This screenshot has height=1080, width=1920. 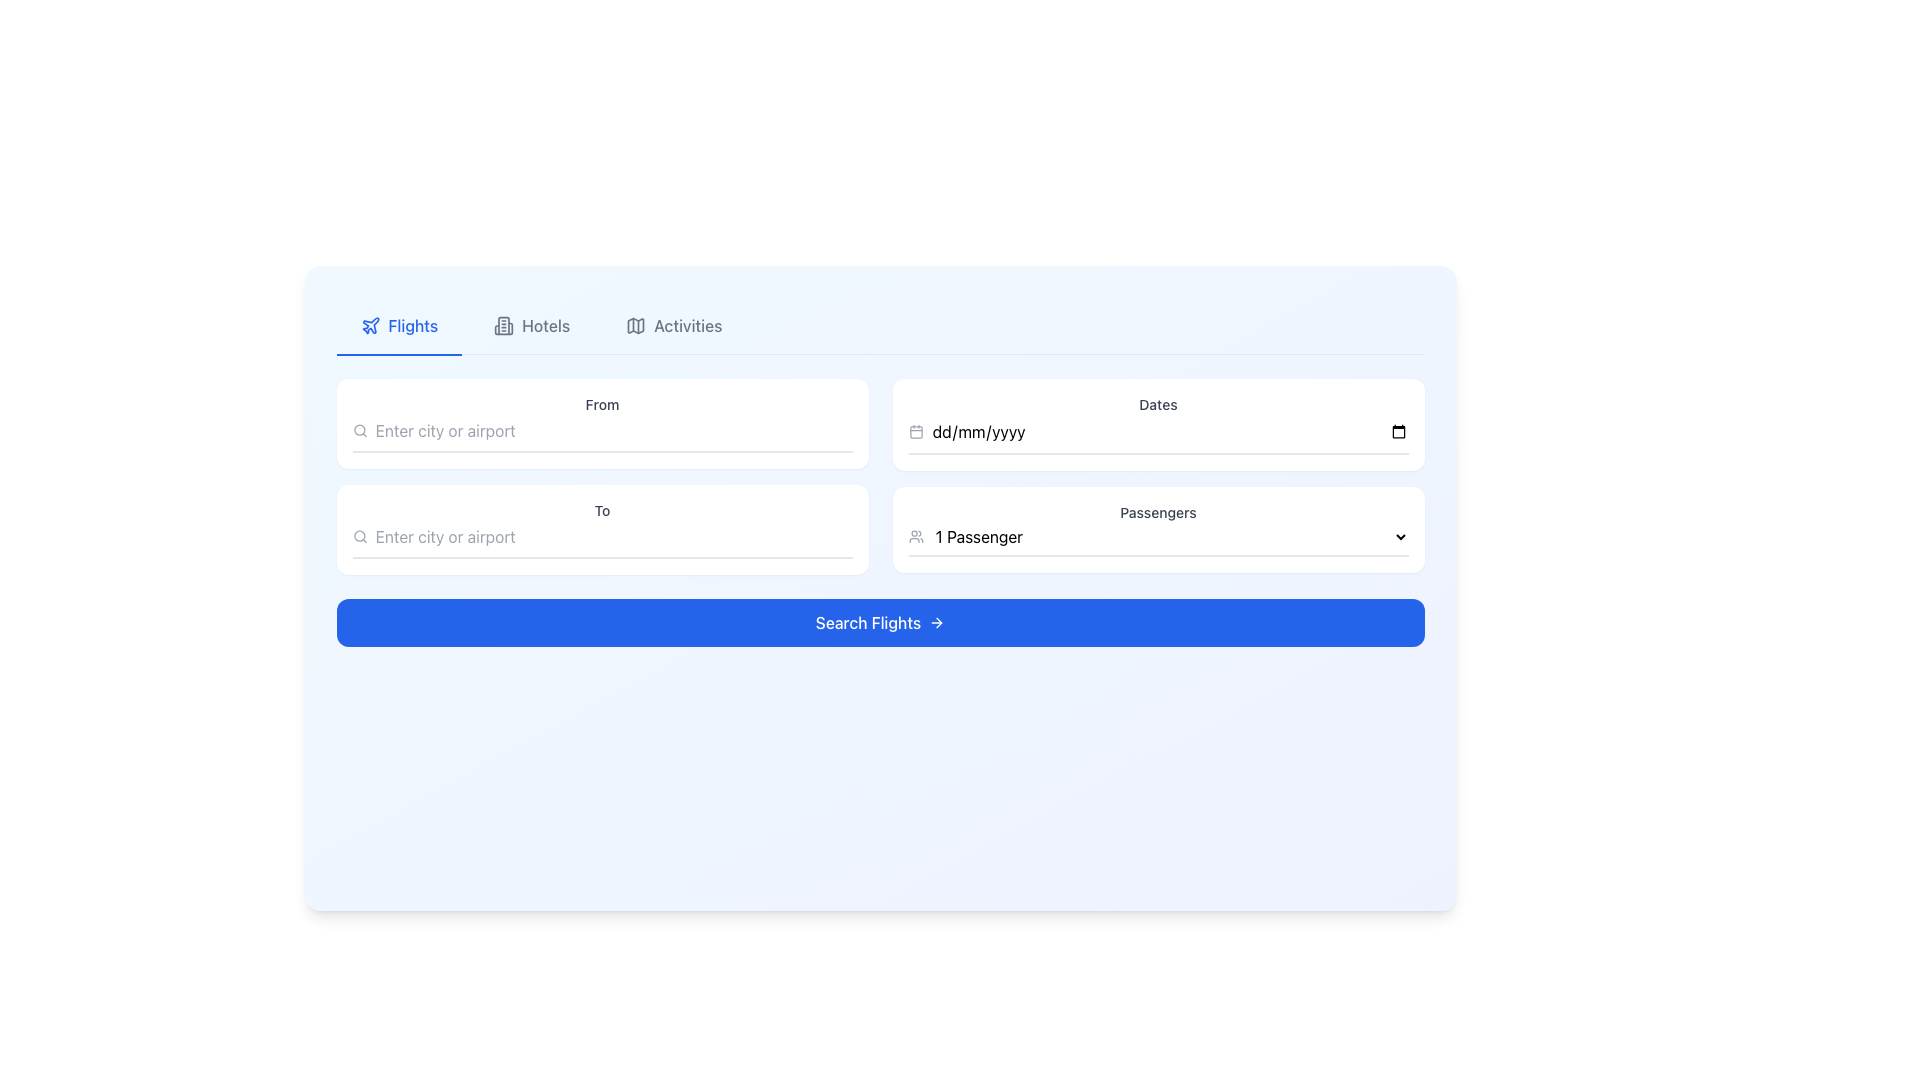 I want to click on the blue button labeled 'Search Flights' that contains the progression/navigation icon, located to the right of the text, so click(x=936, y=622).